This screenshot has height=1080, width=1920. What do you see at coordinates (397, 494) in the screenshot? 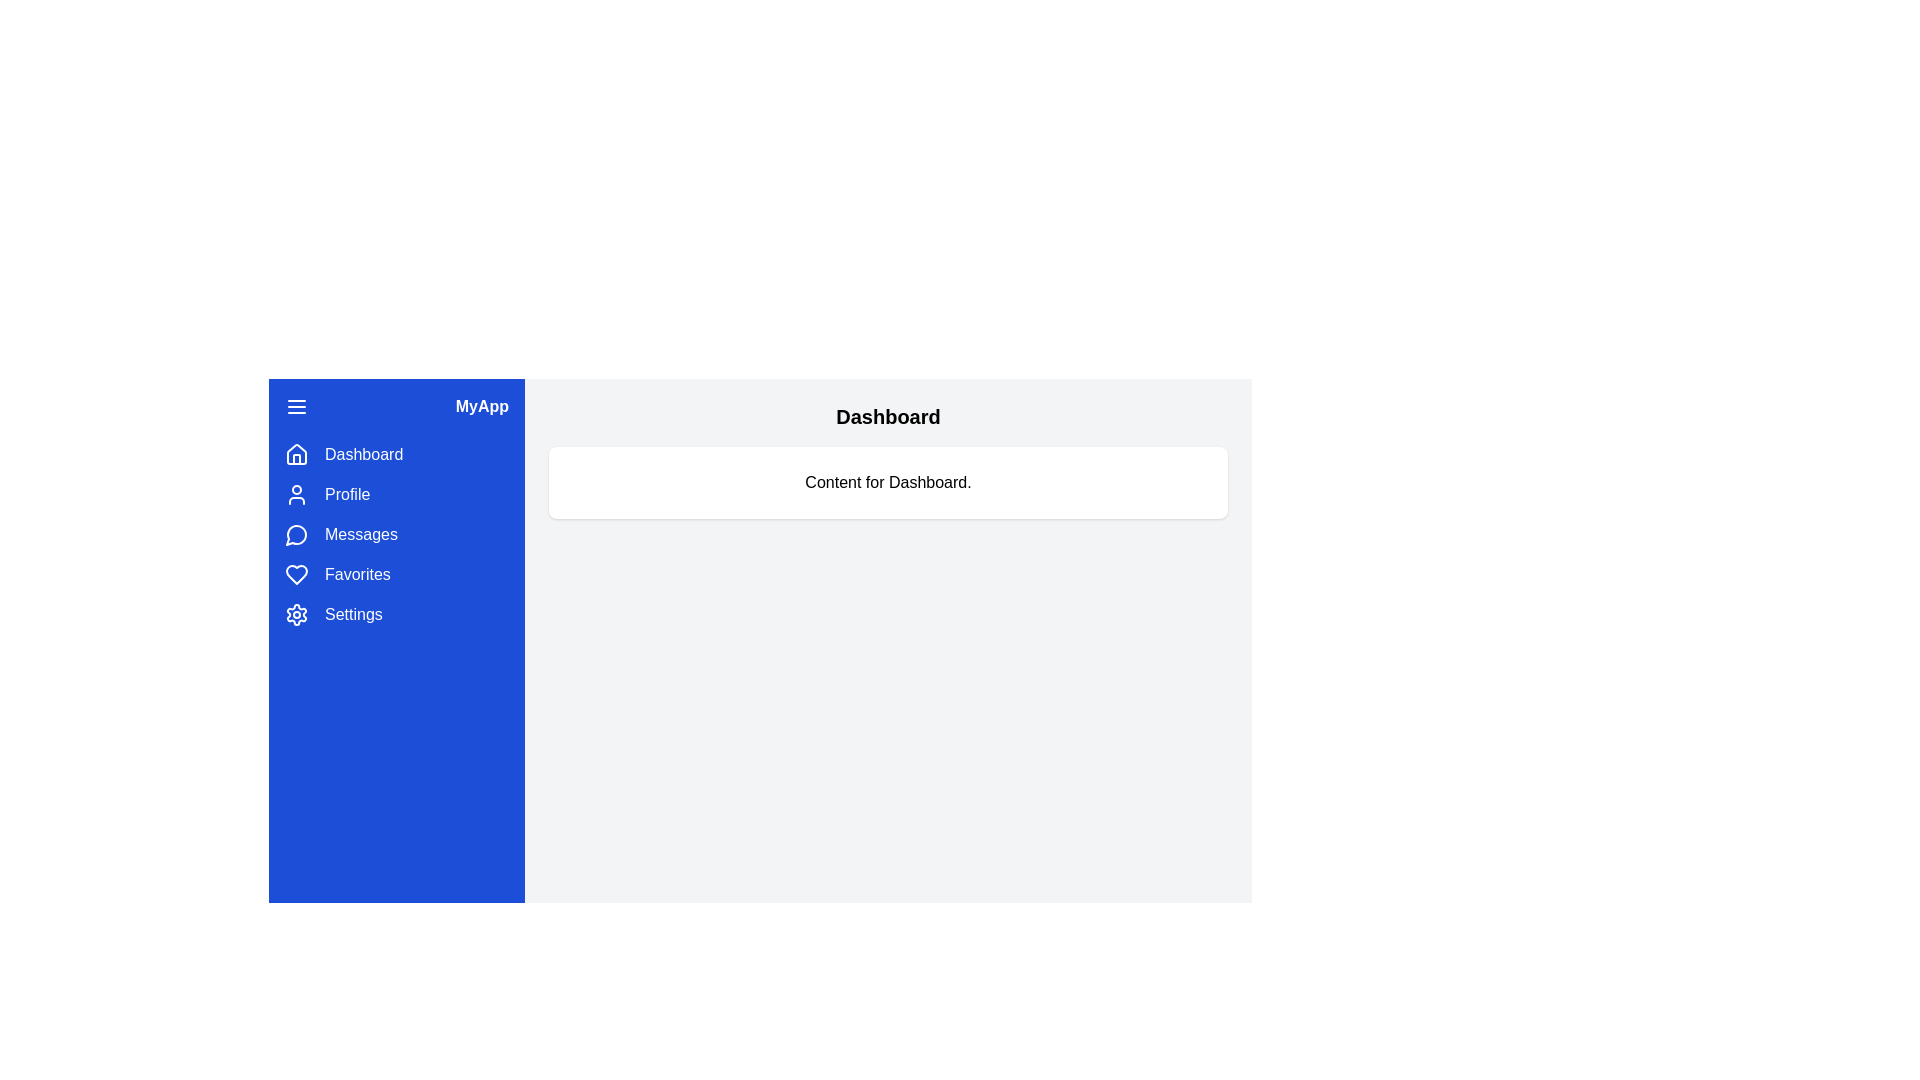
I see `the second item in the navigation menu, which links to the profile section of the application` at bounding box center [397, 494].